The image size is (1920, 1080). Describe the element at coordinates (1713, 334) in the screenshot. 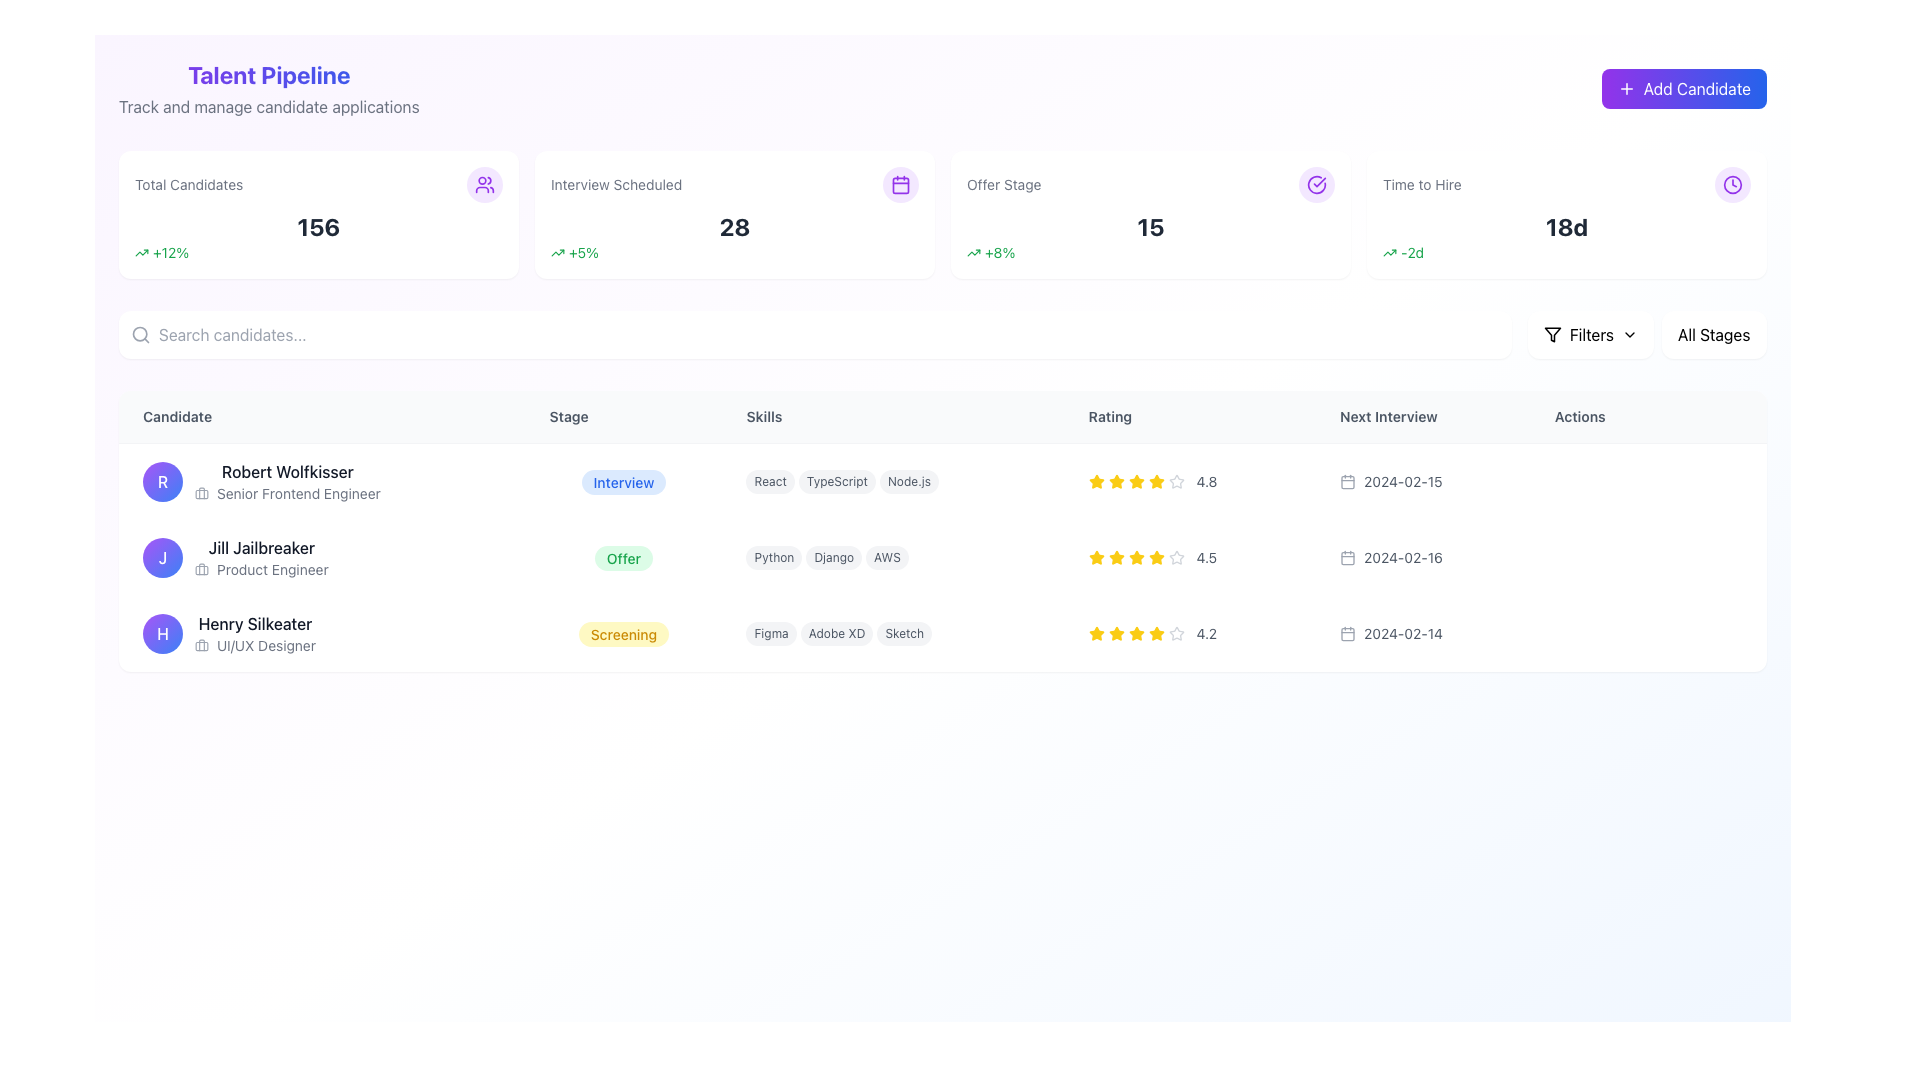

I see `the Dropdown menu located on the top-right section of the interface to reveal filtering options for stages` at that location.